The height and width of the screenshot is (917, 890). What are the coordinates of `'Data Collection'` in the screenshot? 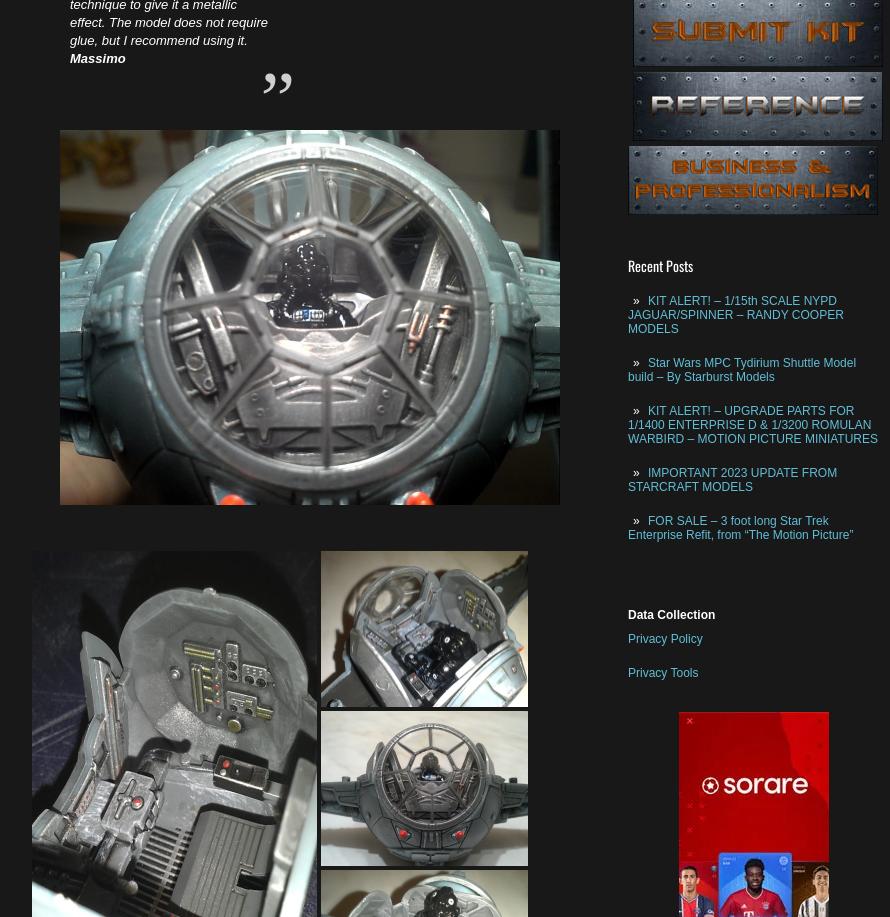 It's located at (670, 613).